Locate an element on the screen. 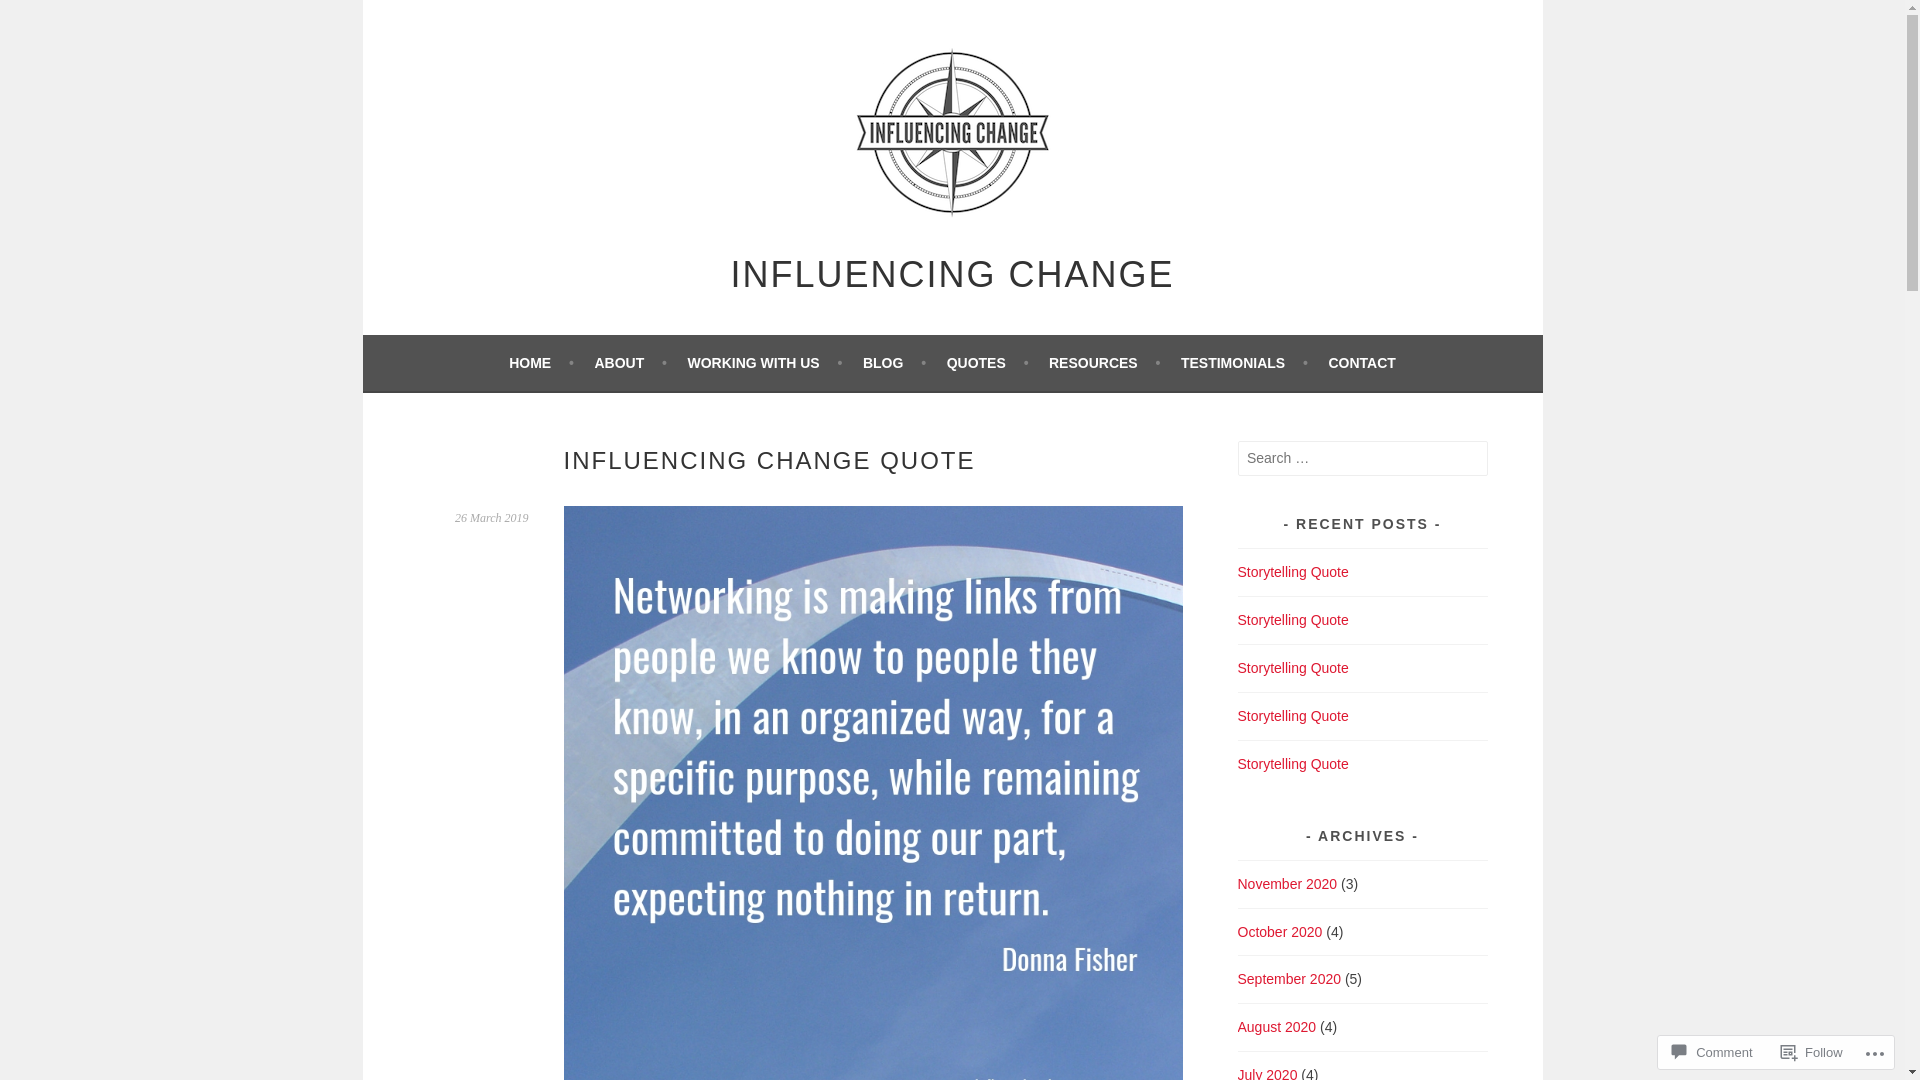  'WORKING WITH US' is located at coordinates (763, 362).